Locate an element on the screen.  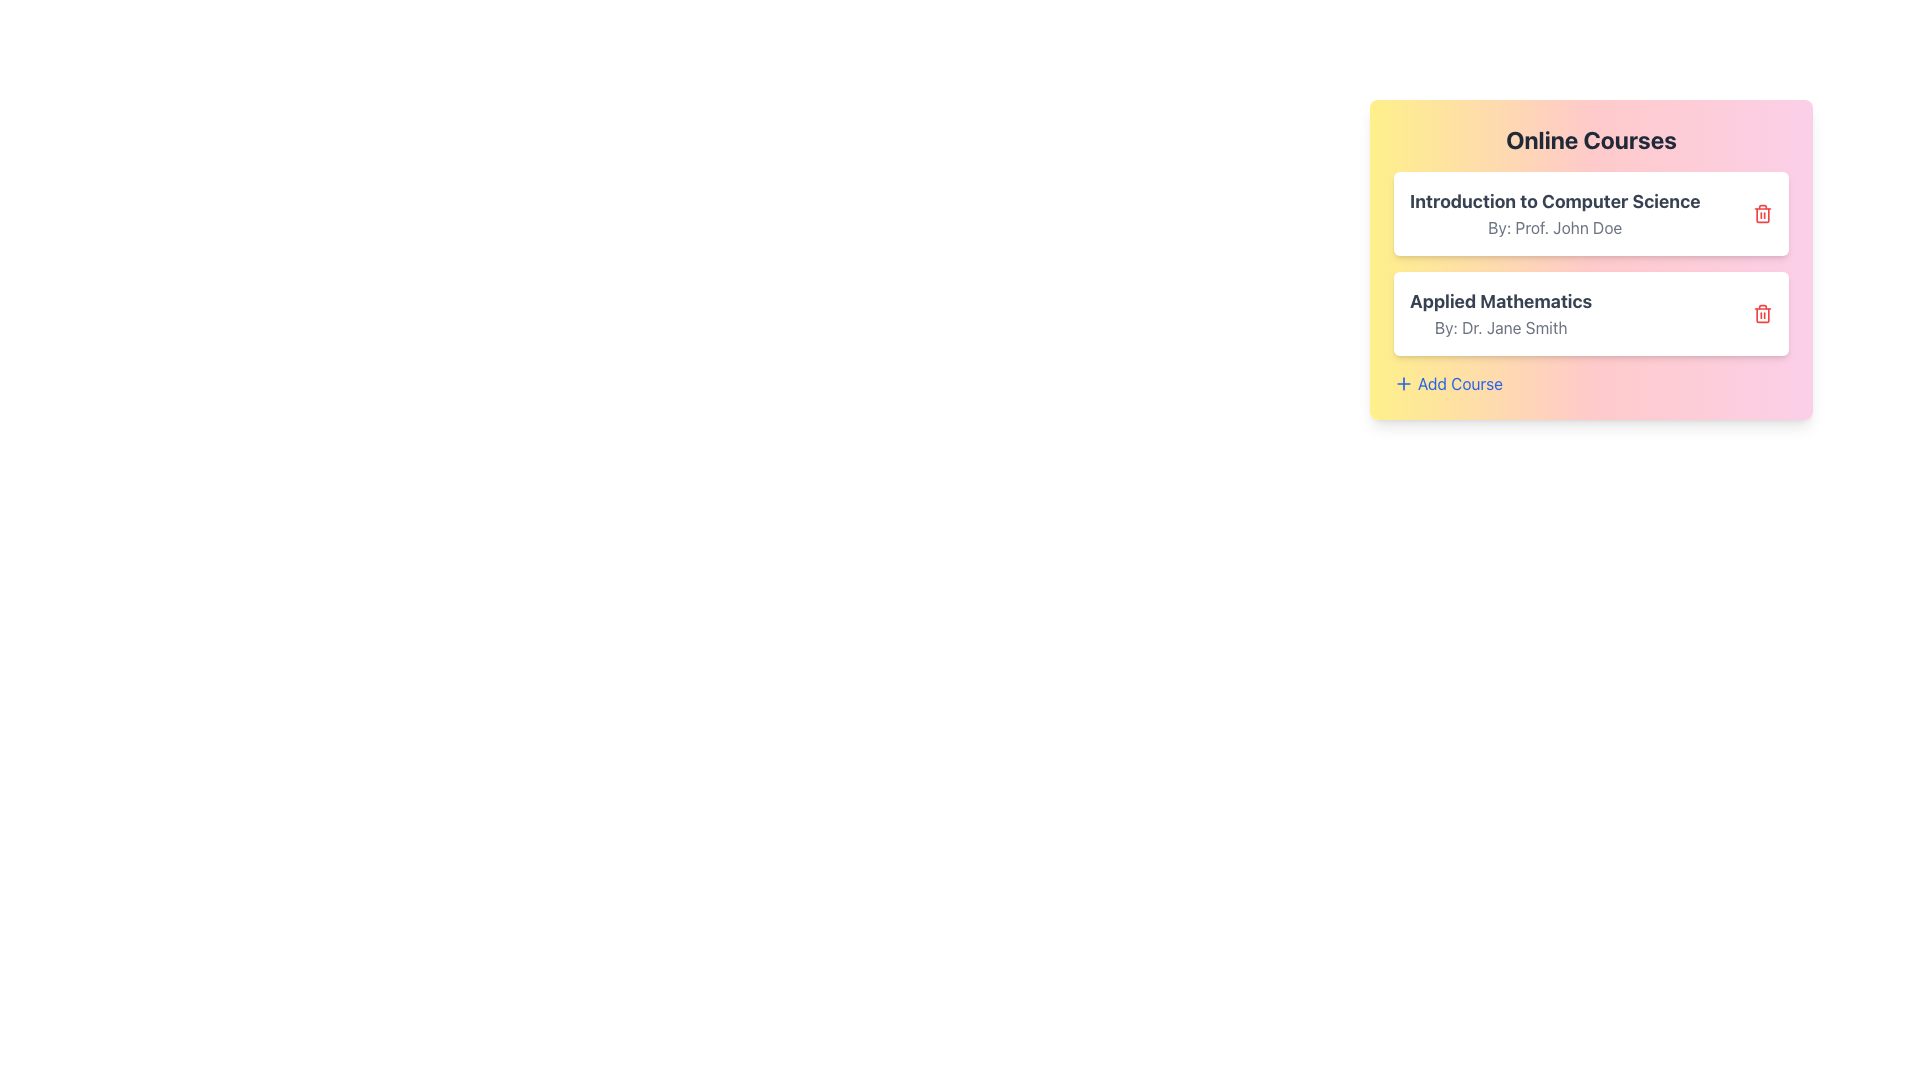
the course title of the second course item in the 'Online Courses' section is located at coordinates (1590, 284).